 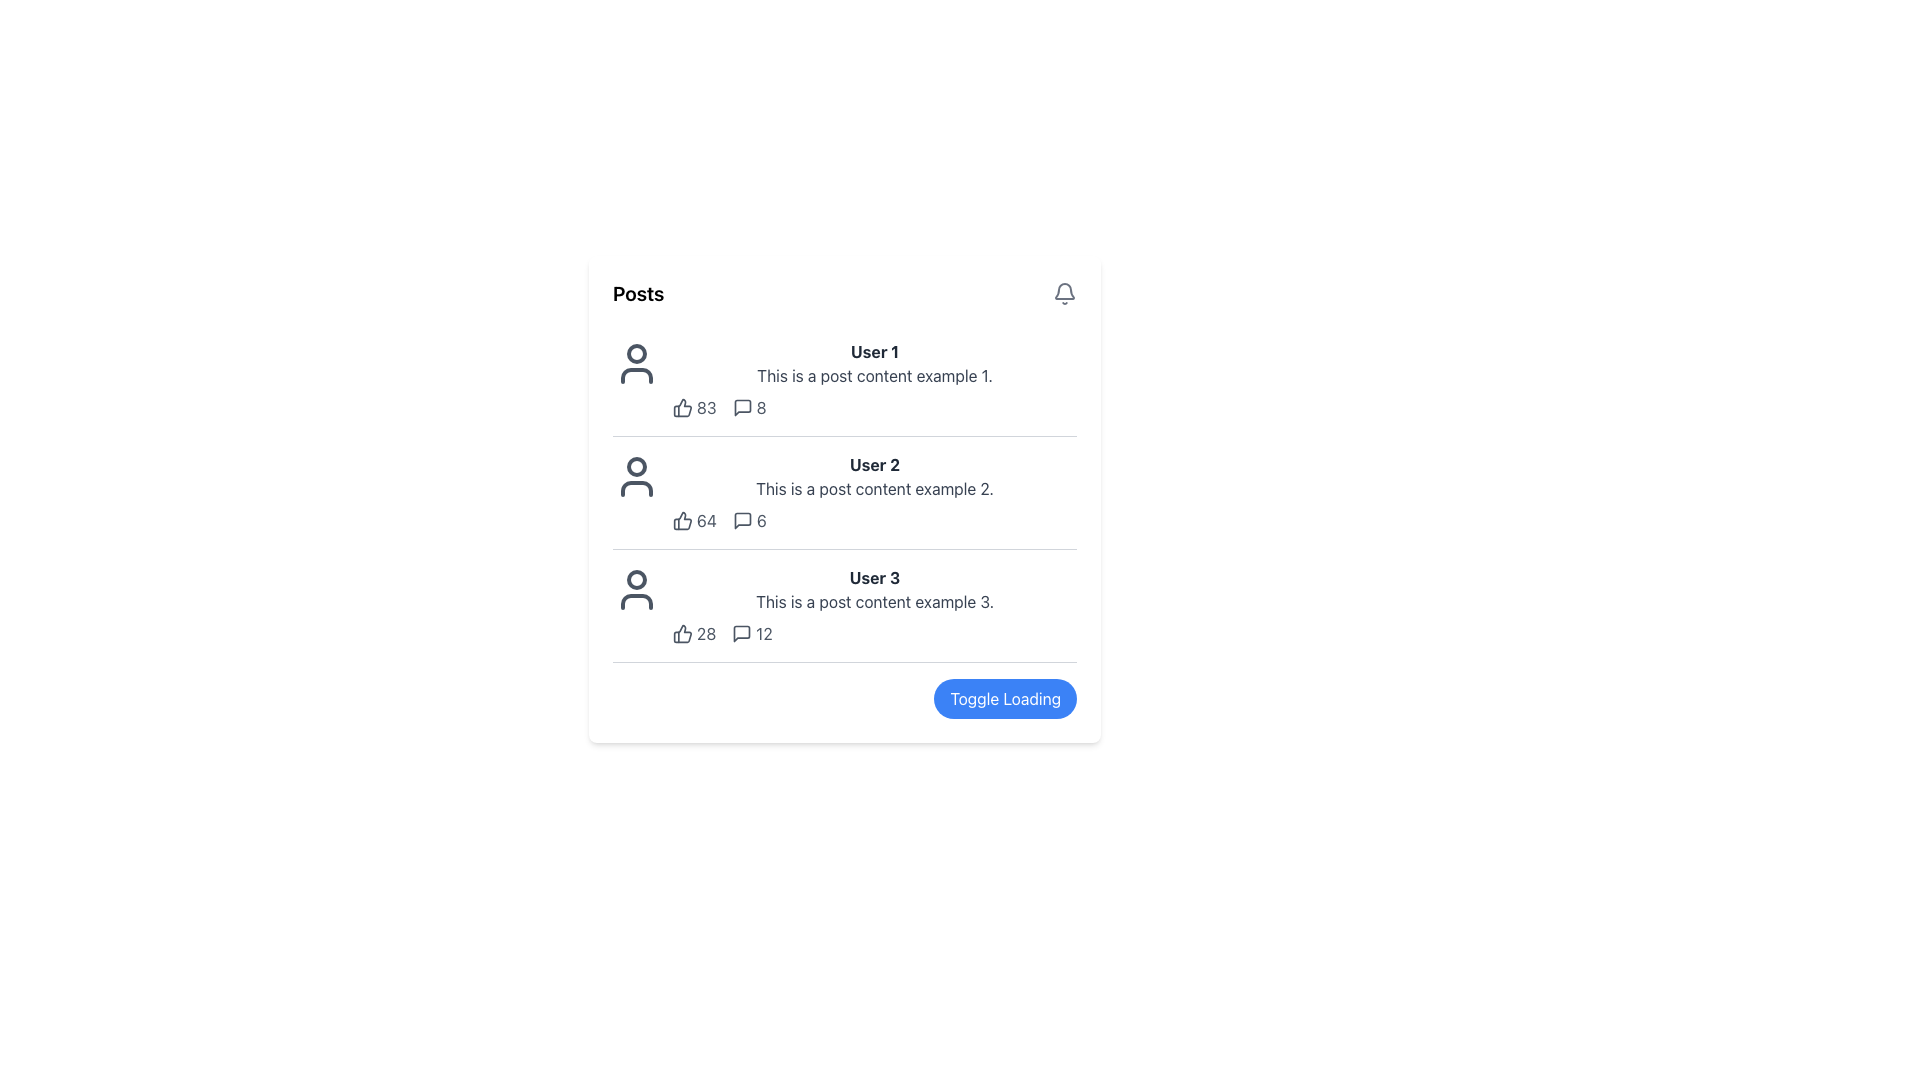 What do you see at coordinates (874, 380) in the screenshot?
I see `the Post Display Block authored by 'User 1'` at bounding box center [874, 380].